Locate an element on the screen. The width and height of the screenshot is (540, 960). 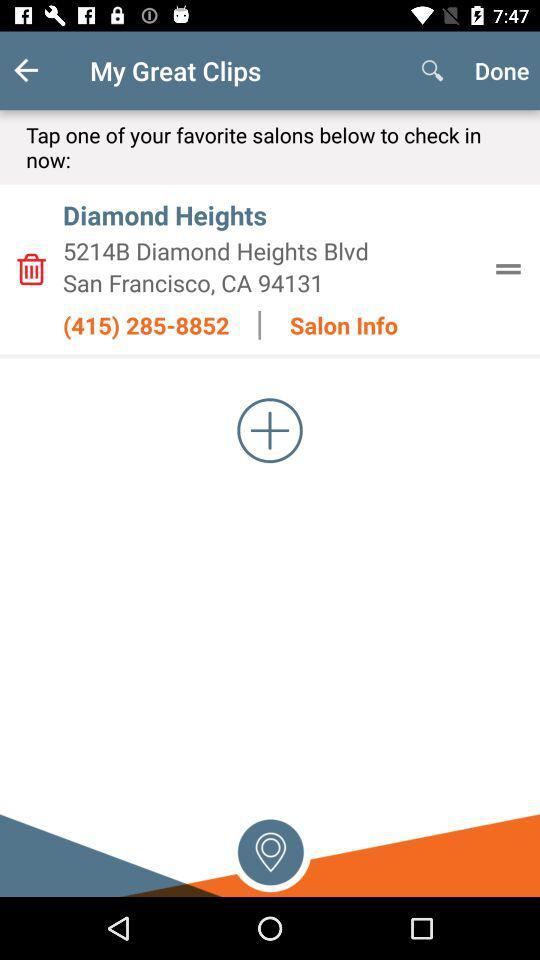
delete salon is located at coordinates (30, 268).